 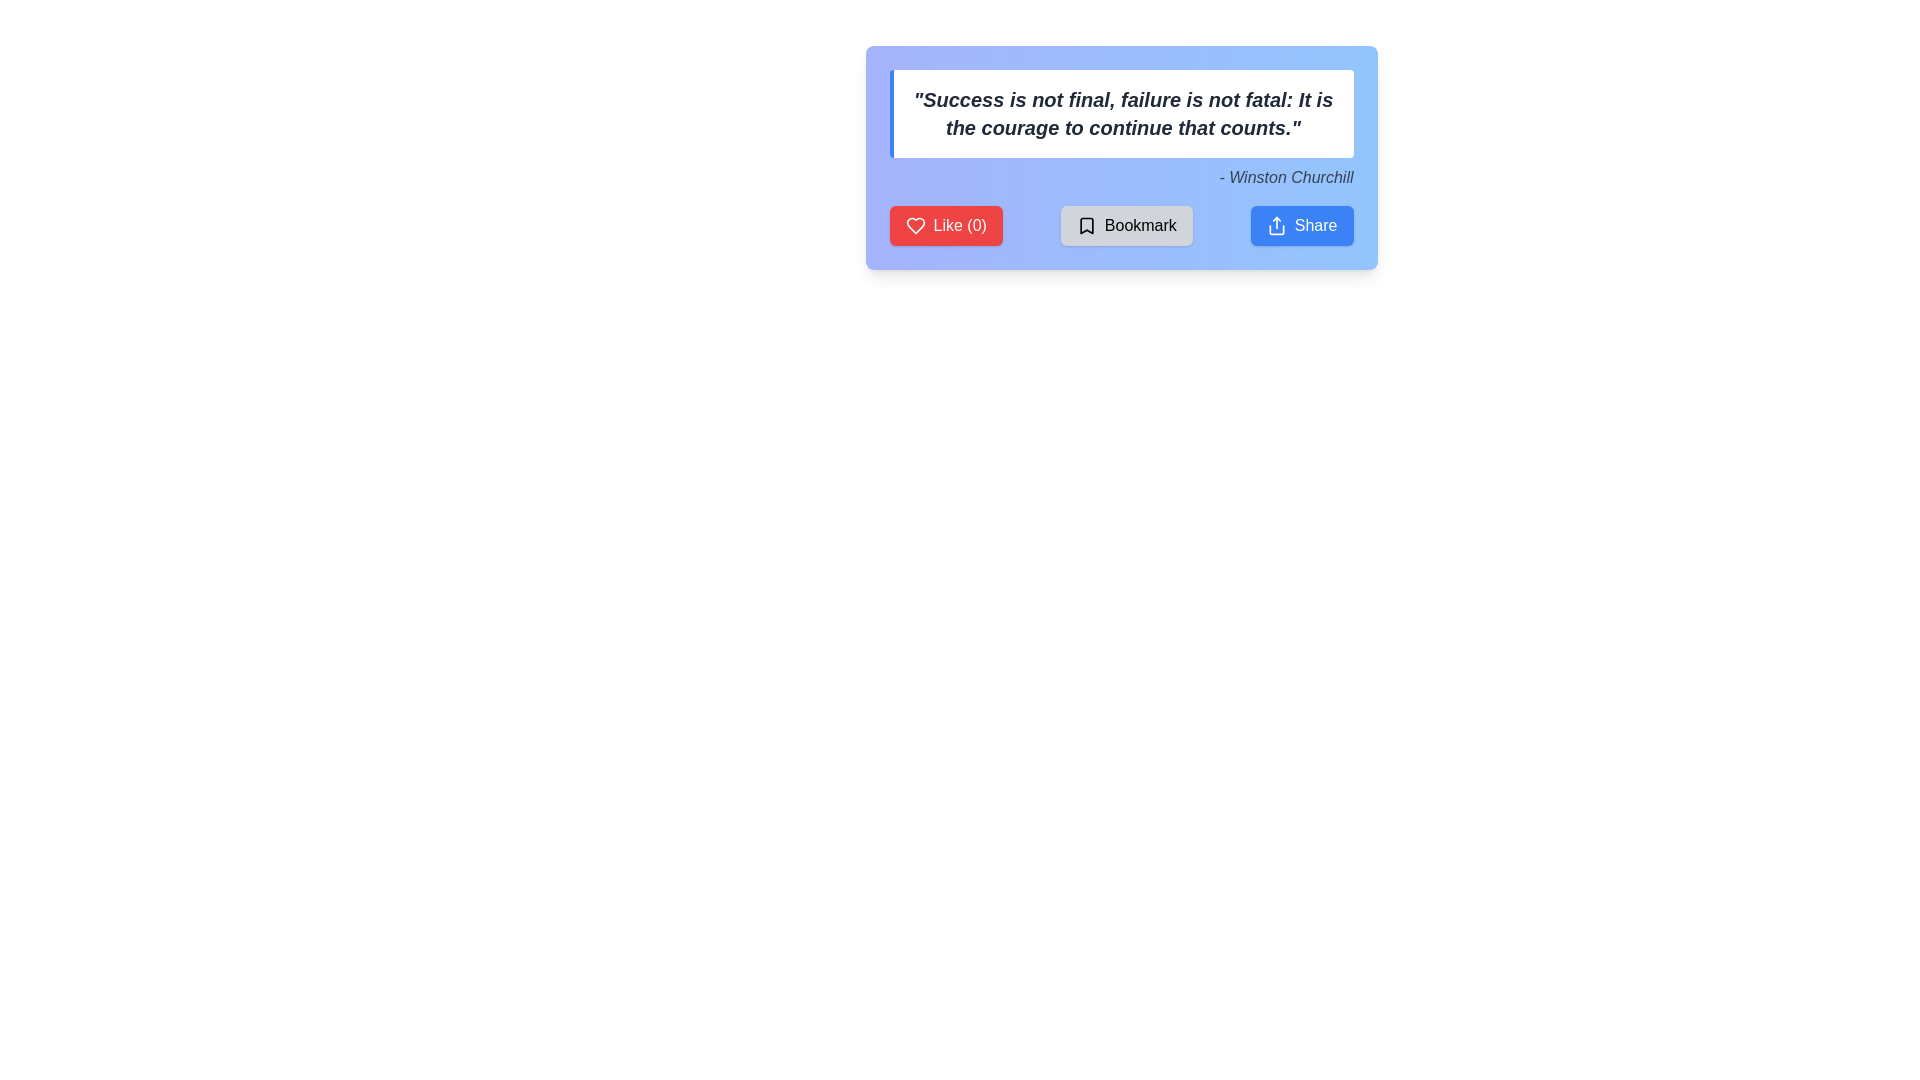 What do you see at coordinates (1316, 225) in the screenshot?
I see `the 'Share' text label within the button located at the bottom-right side of the card layout` at bounding box center [1316, 225].